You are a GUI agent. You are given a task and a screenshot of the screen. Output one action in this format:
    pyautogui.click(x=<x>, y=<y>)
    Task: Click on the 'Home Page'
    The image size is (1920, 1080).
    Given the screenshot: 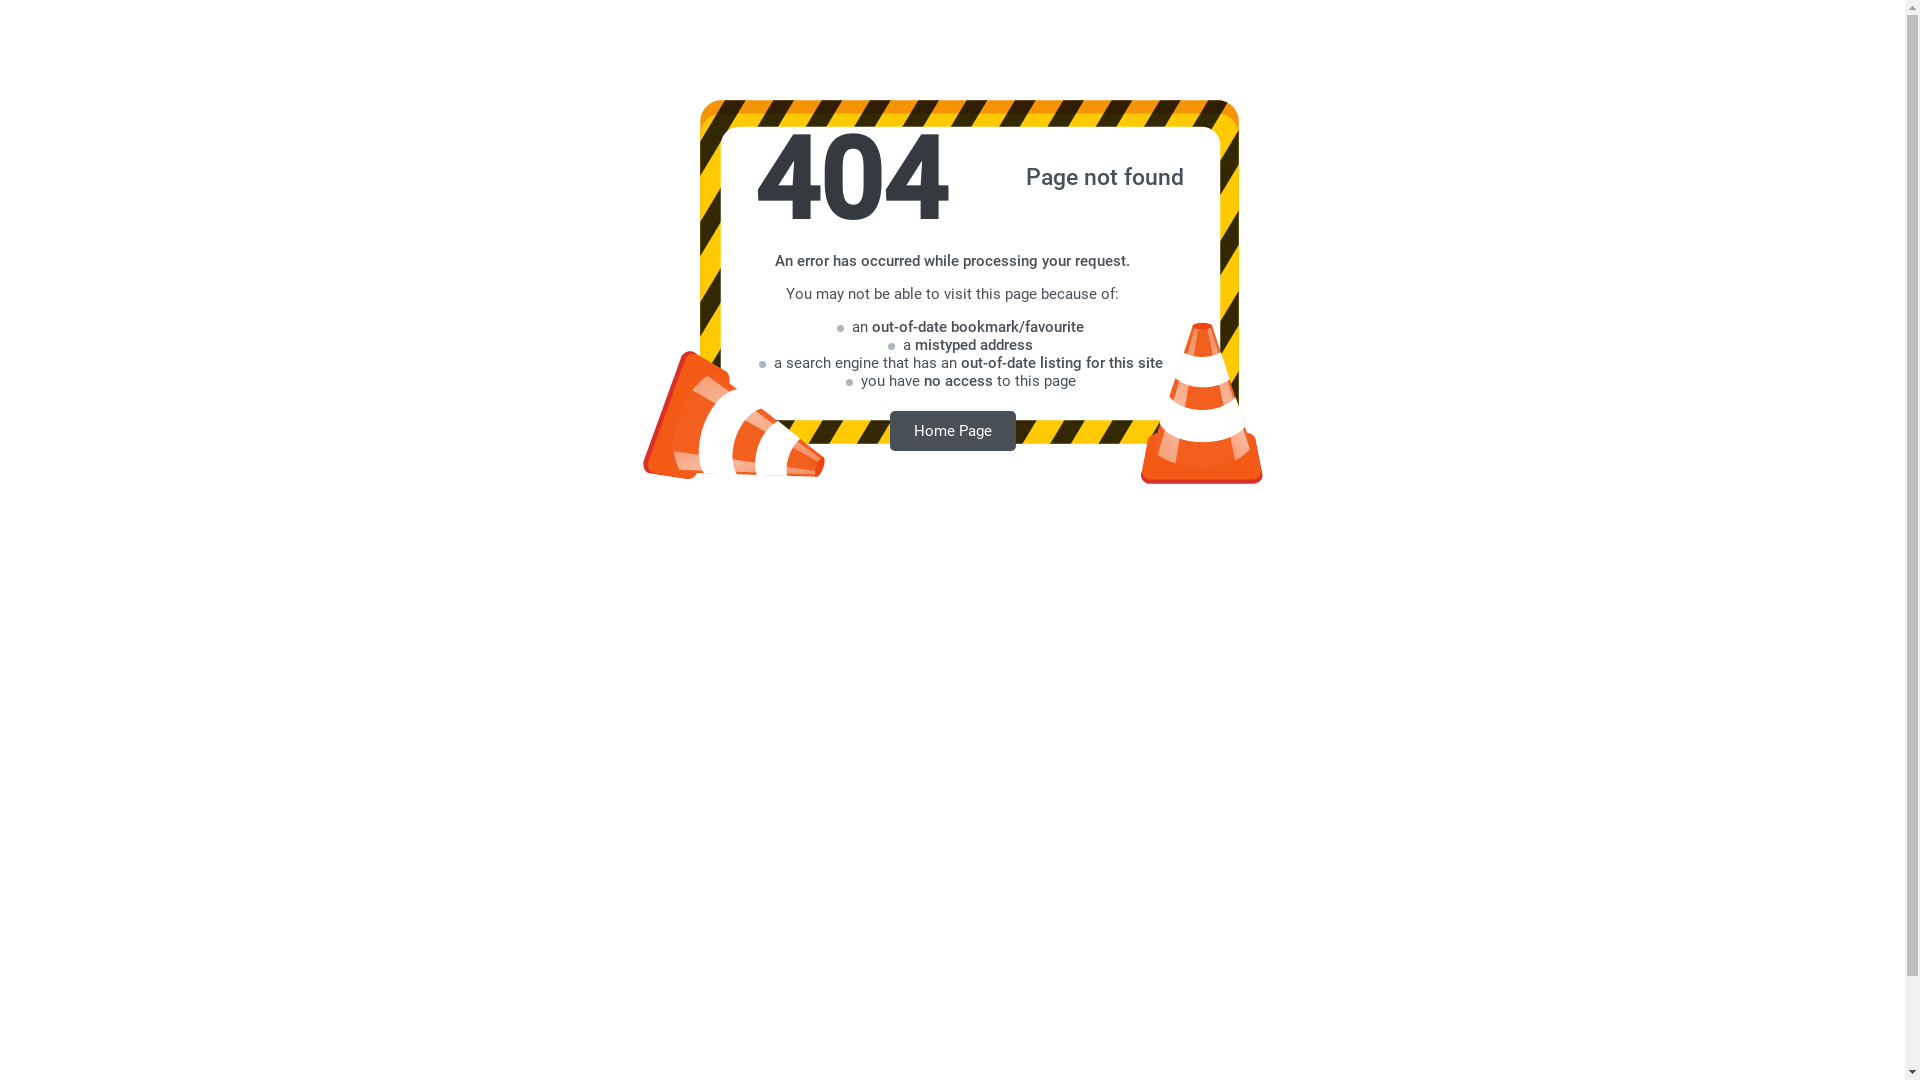 What is the action you would take?
    pyautogui.click(x=952, y=429)
    